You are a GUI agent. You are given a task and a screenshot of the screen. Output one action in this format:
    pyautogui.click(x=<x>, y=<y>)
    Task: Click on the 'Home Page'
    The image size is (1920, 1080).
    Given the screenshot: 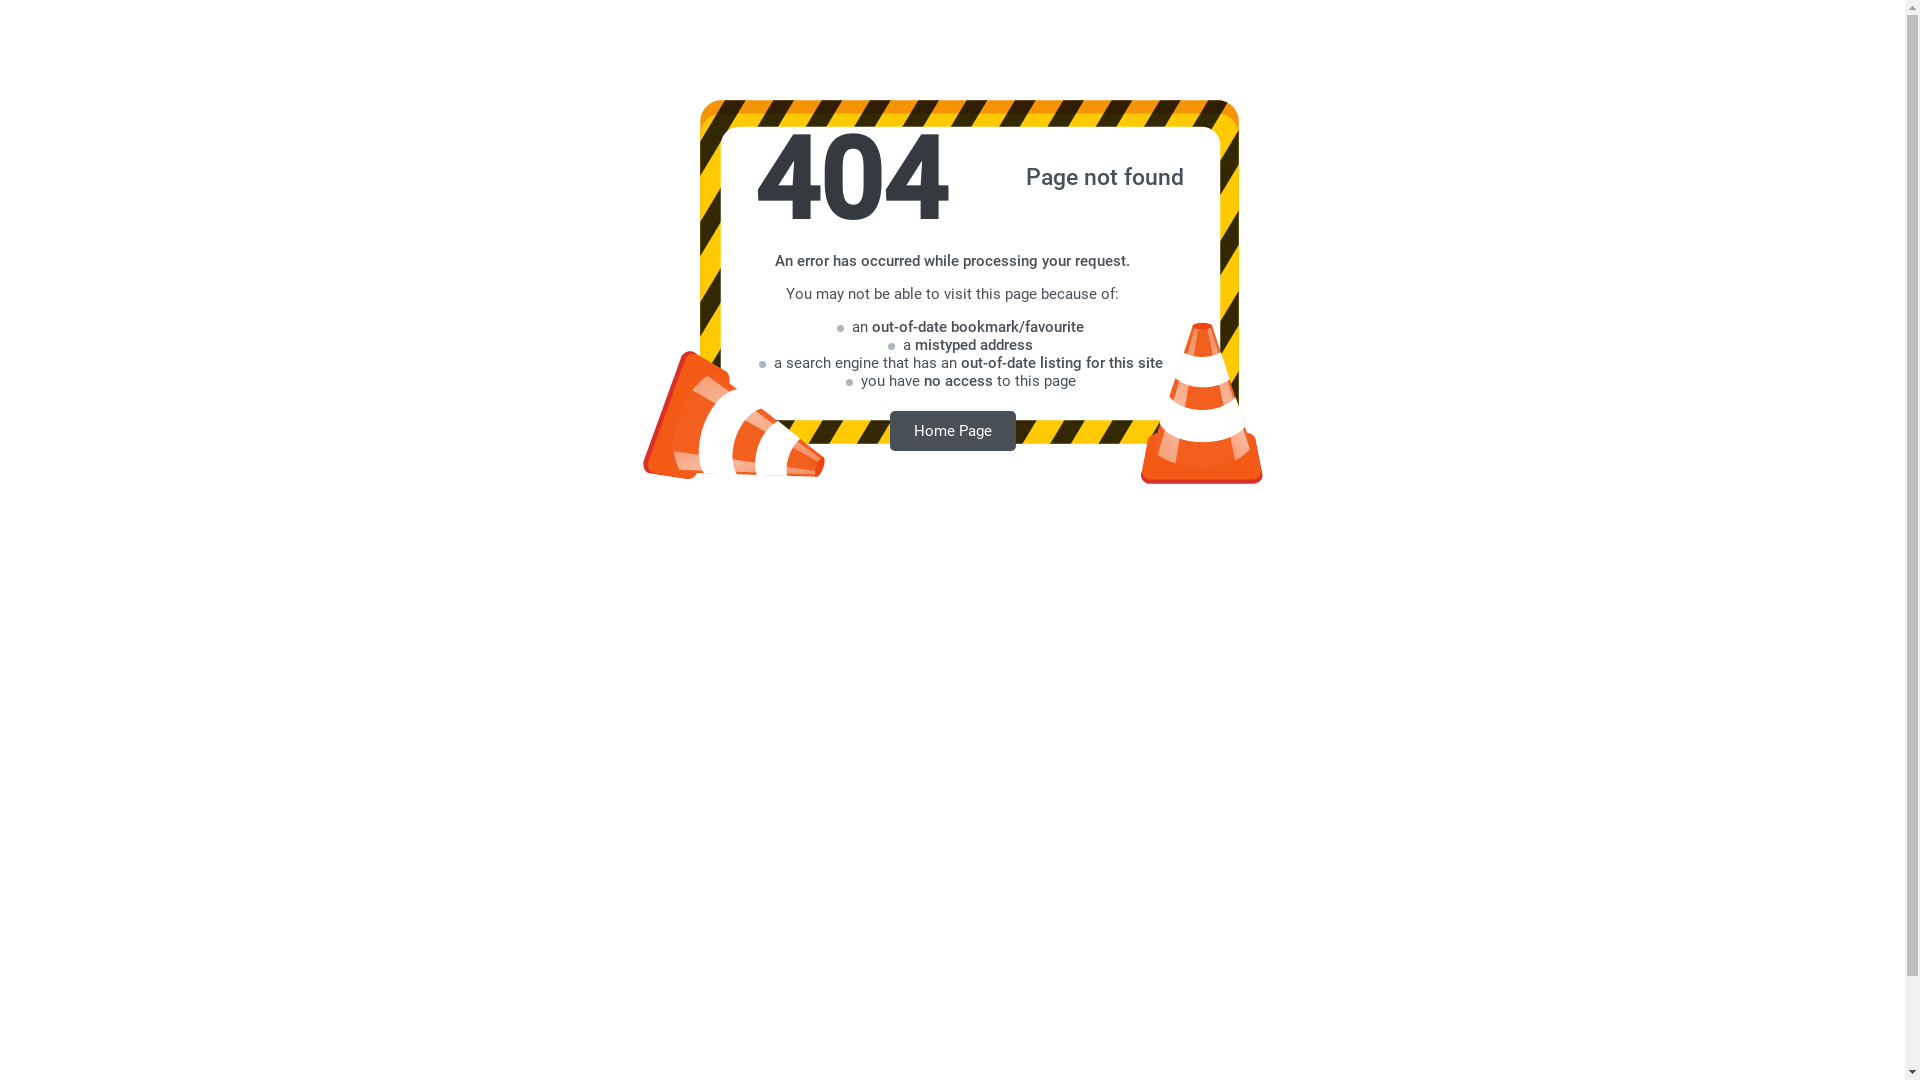 What is the action you would take?
    pyautogui.click(x=952, y=429)
    